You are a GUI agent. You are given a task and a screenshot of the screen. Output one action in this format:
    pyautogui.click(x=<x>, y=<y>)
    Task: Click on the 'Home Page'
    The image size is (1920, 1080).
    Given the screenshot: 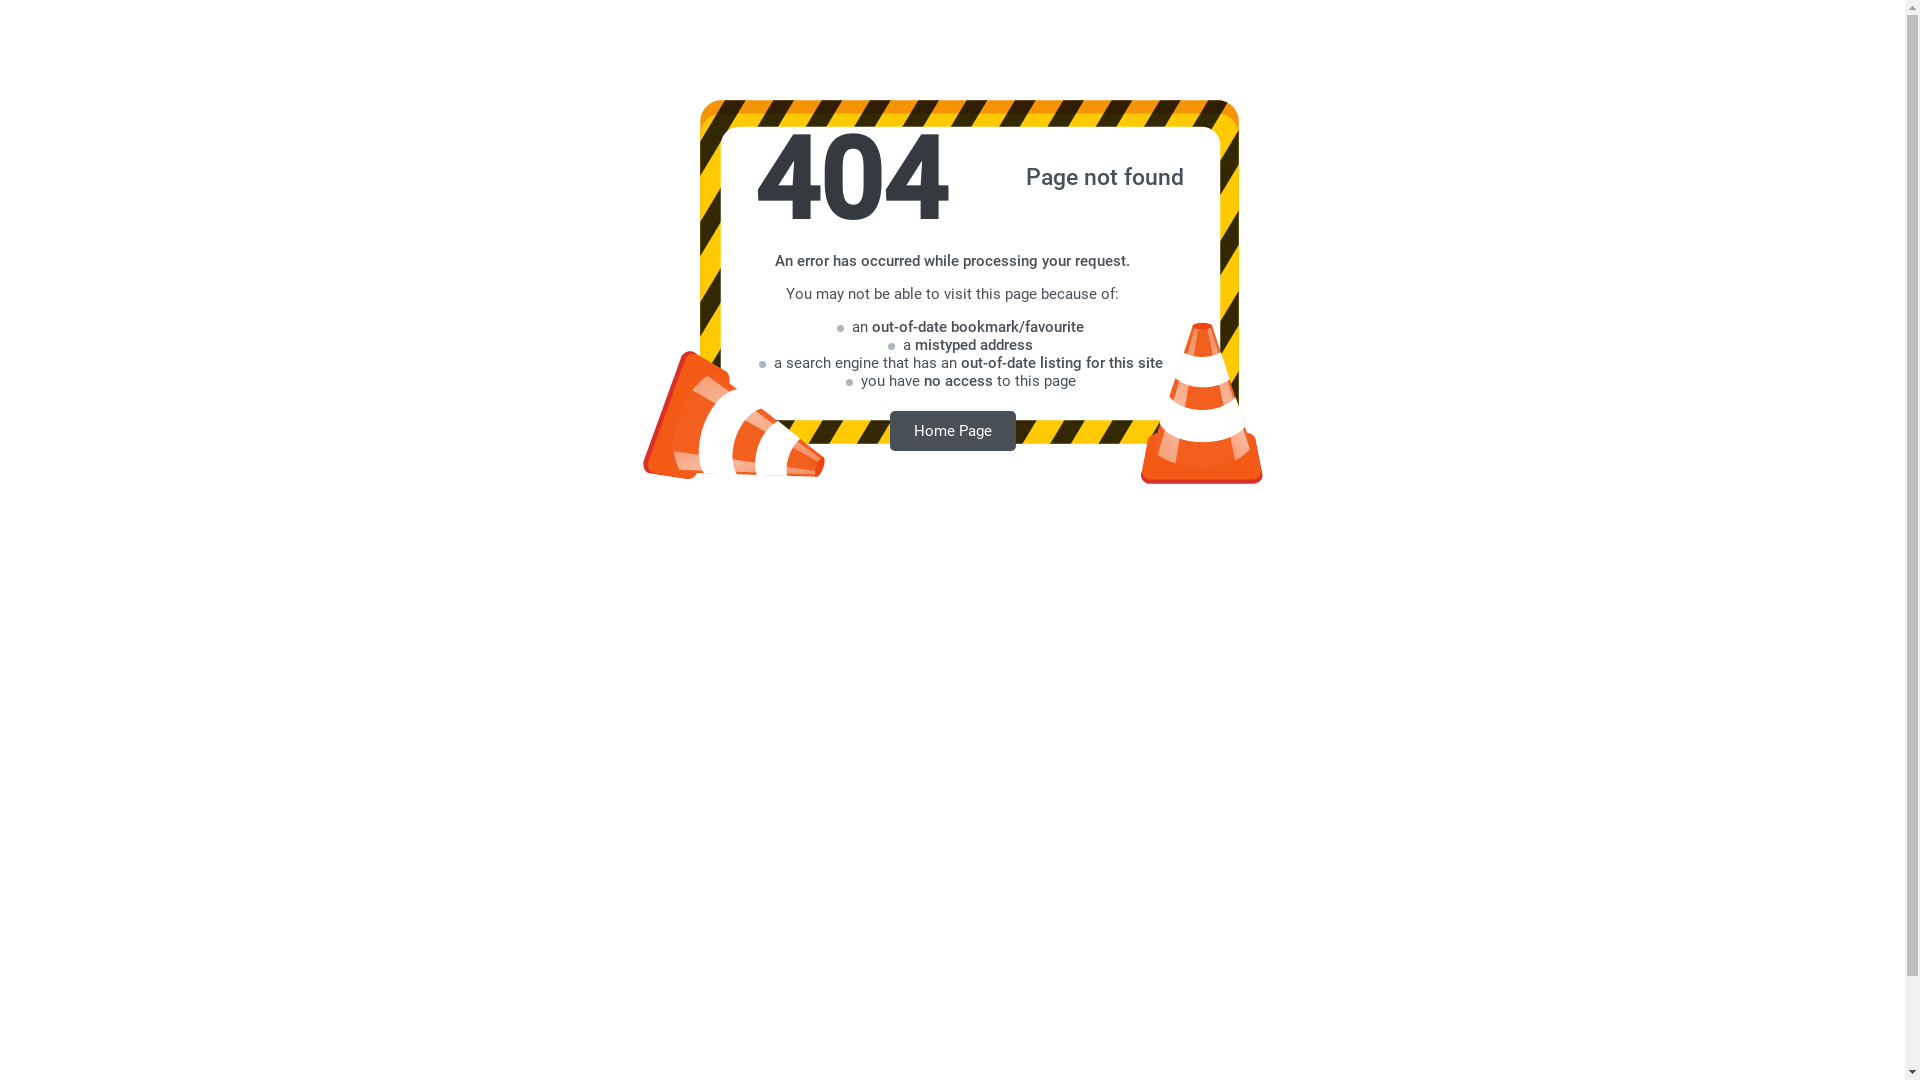 What is the action you would take?
    pyautogui.click(x=952, y=429)
    